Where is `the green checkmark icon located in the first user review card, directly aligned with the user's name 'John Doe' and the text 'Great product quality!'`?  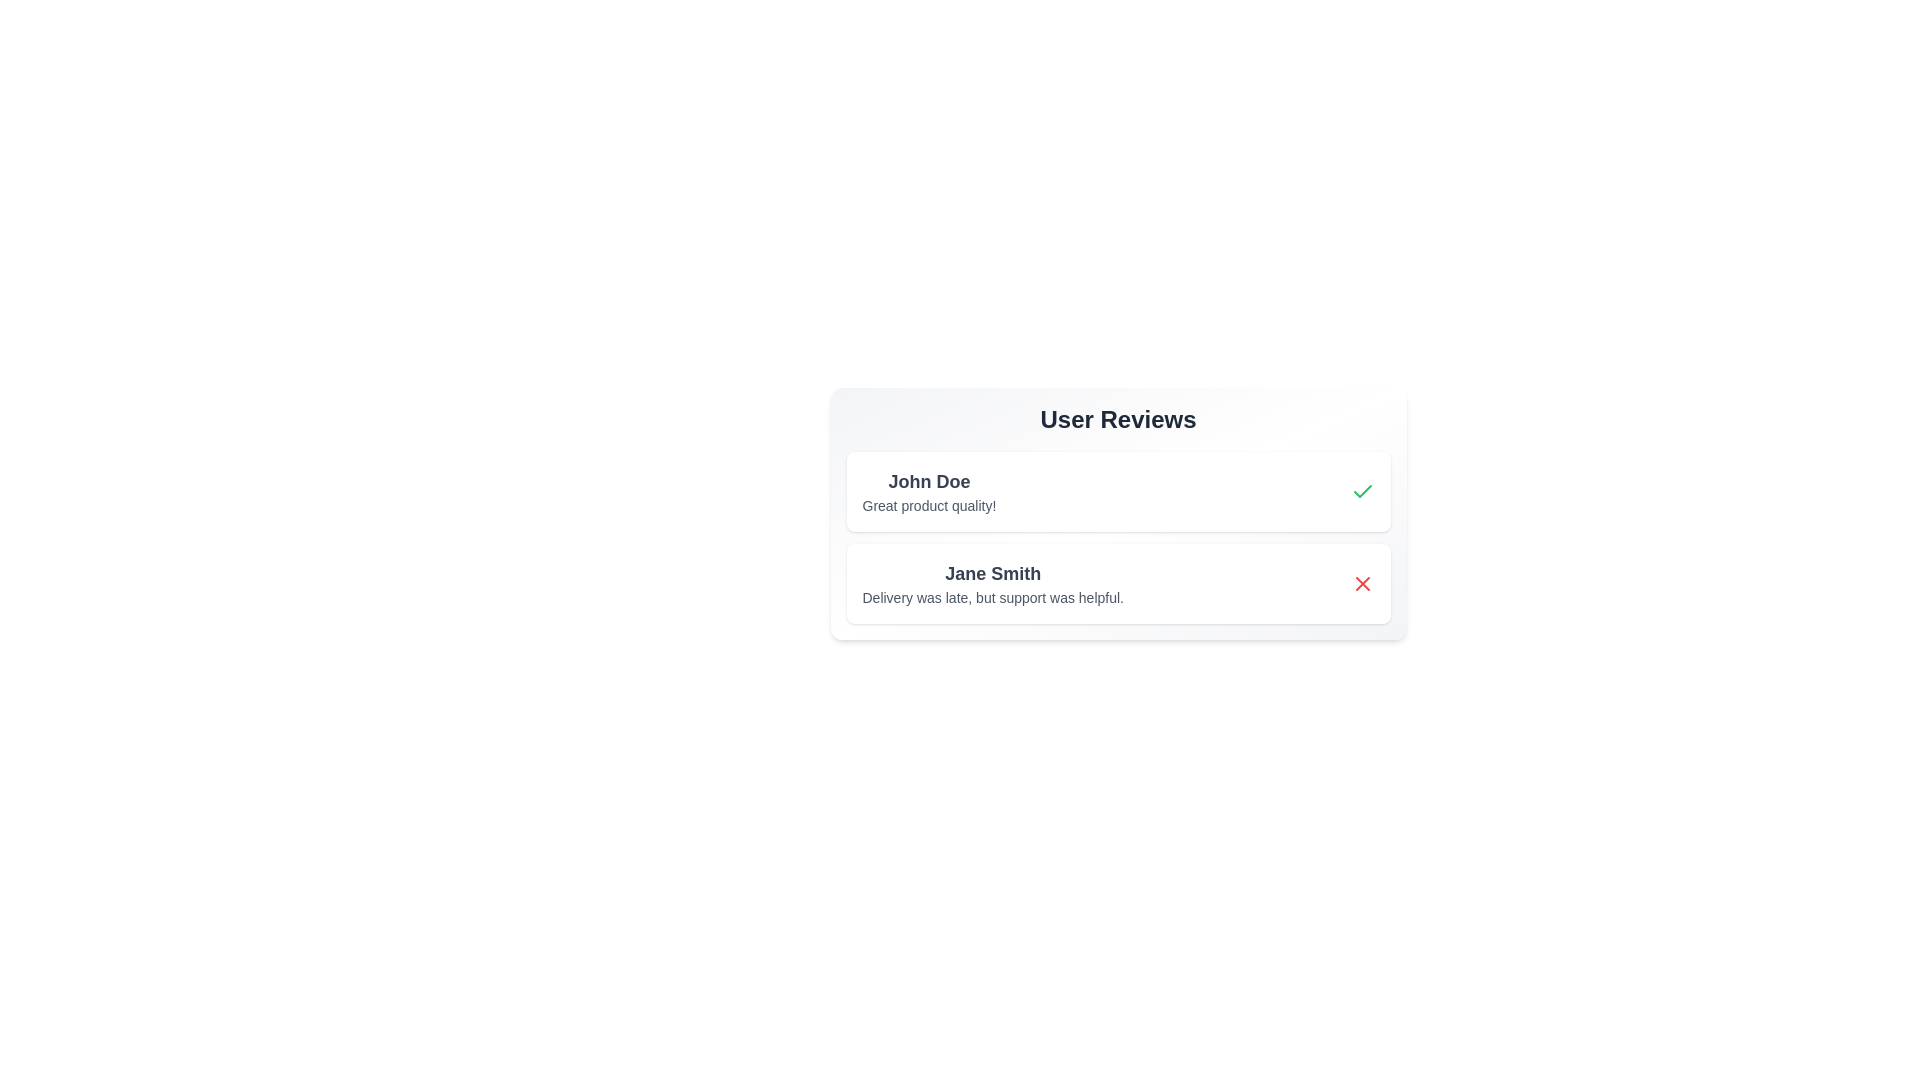
the green checkmark icon located in the first user review card, directly aligned with the user's name 'John Doe' and the text 'Great product quality!' is located at coordinates (1361, 492).